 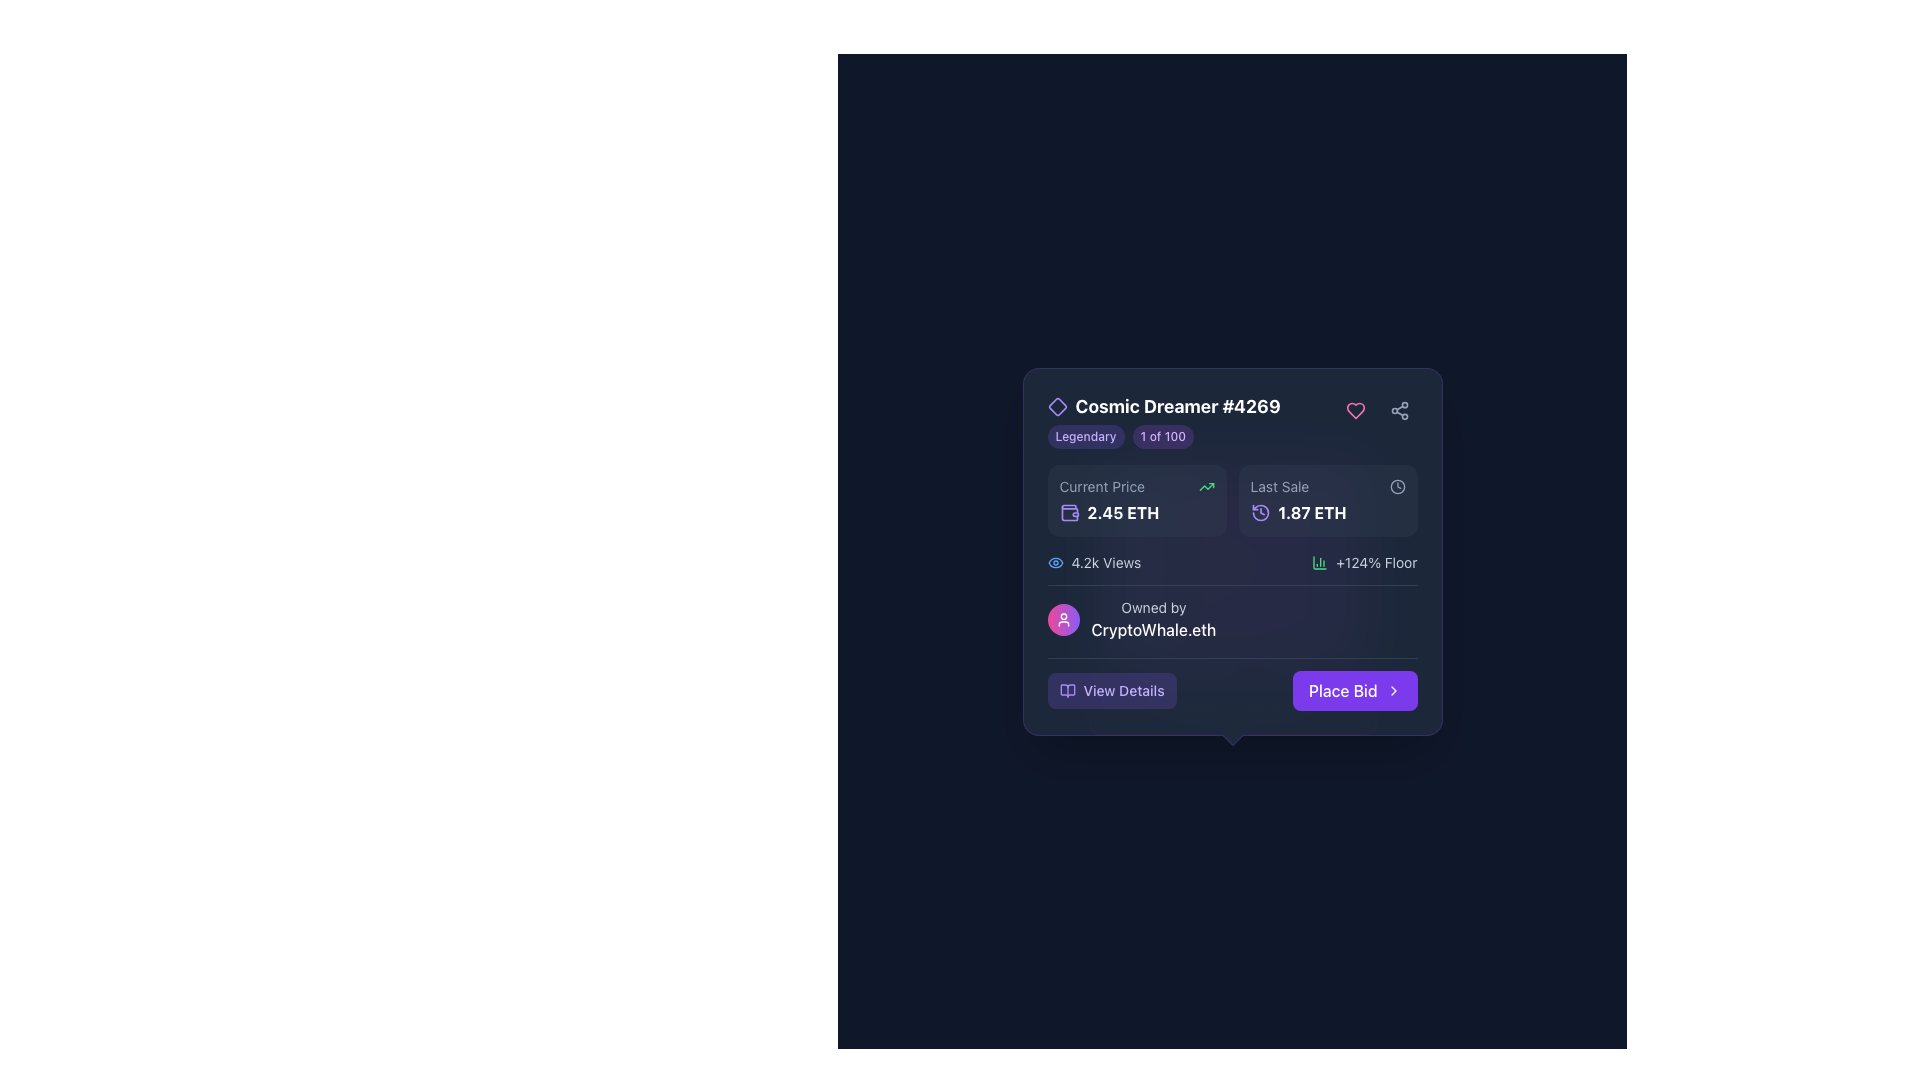 What do you see at coordinates (1205, 486) in the screenshot?
I see `the small, upward-trending green outline arrow icon located in the top-right corner of the 'Current Price' section, next to the numerical price display` at bounding box center [1205, 486].